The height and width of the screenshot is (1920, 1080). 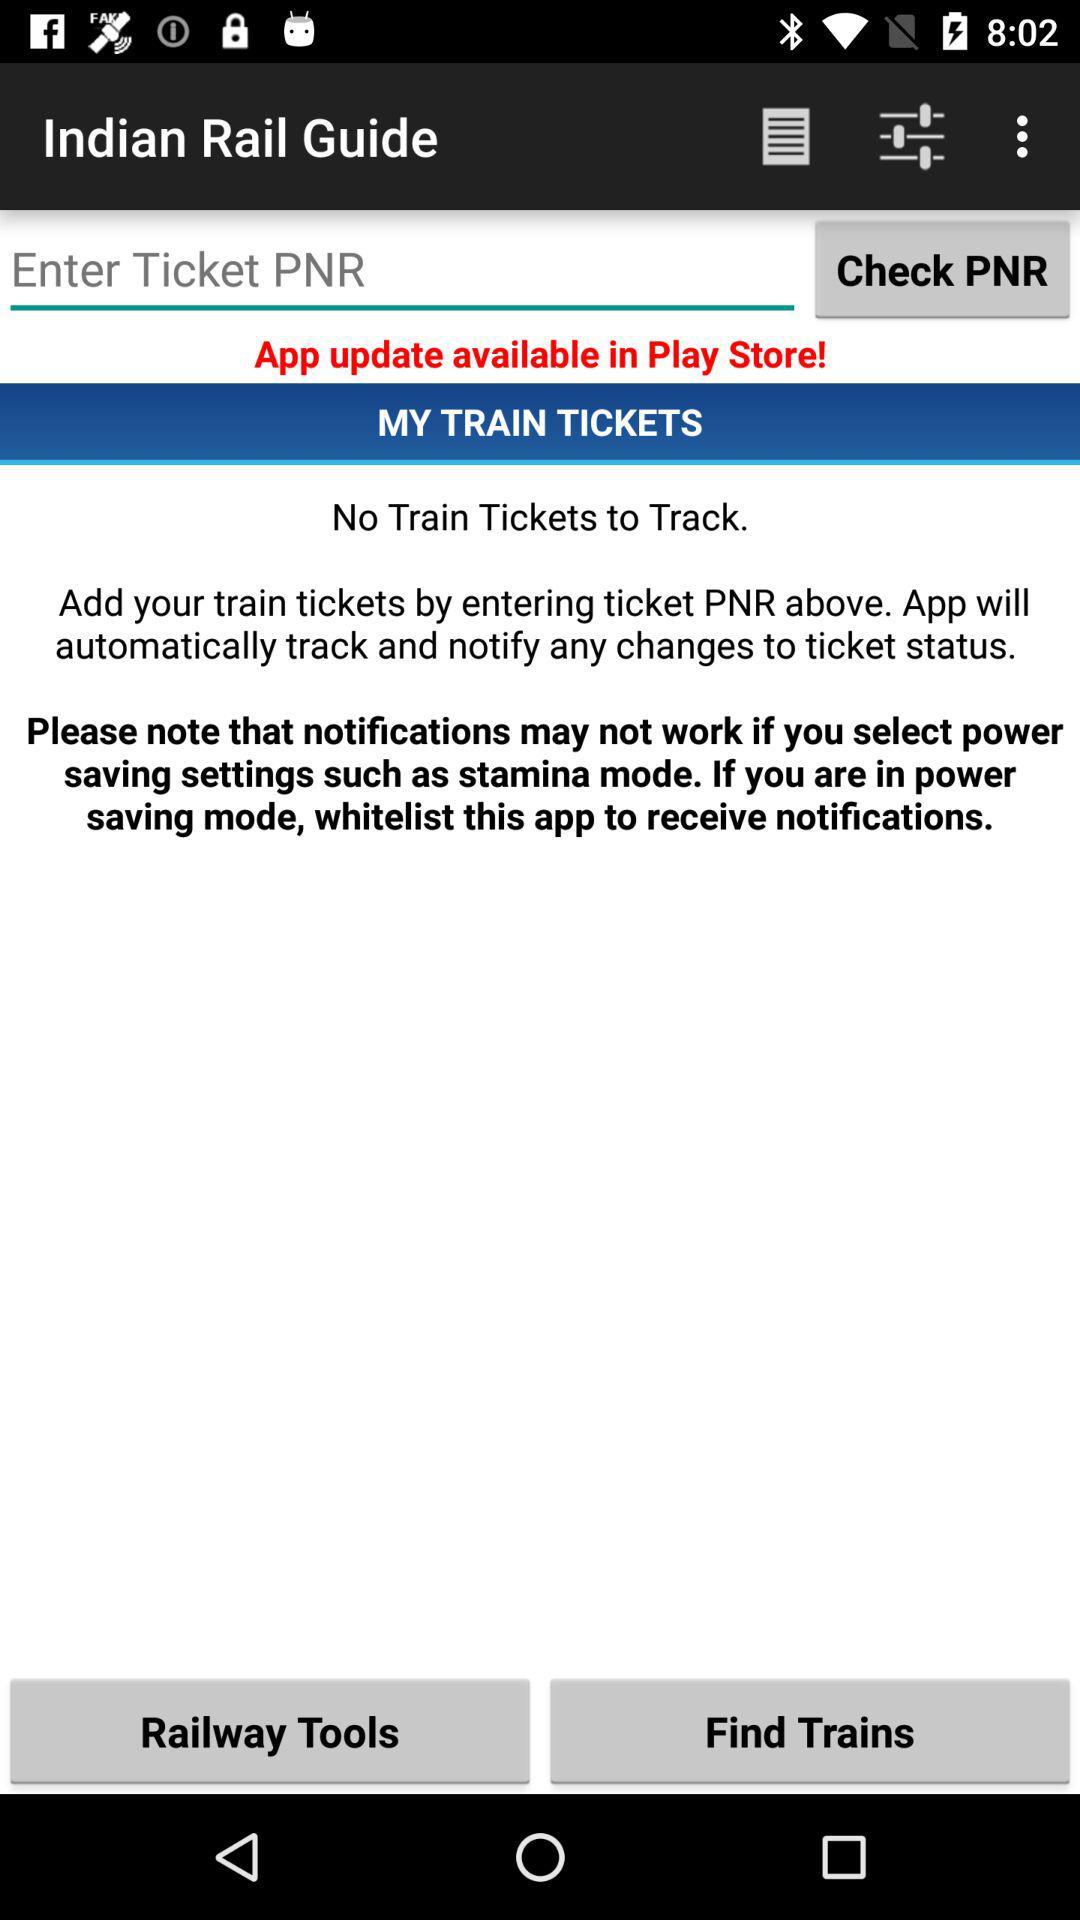 What do you see at coordinates (270, 1730) in the screenshot?
I see `the icon next to the find trains item` at bounding box center [270, 1730].